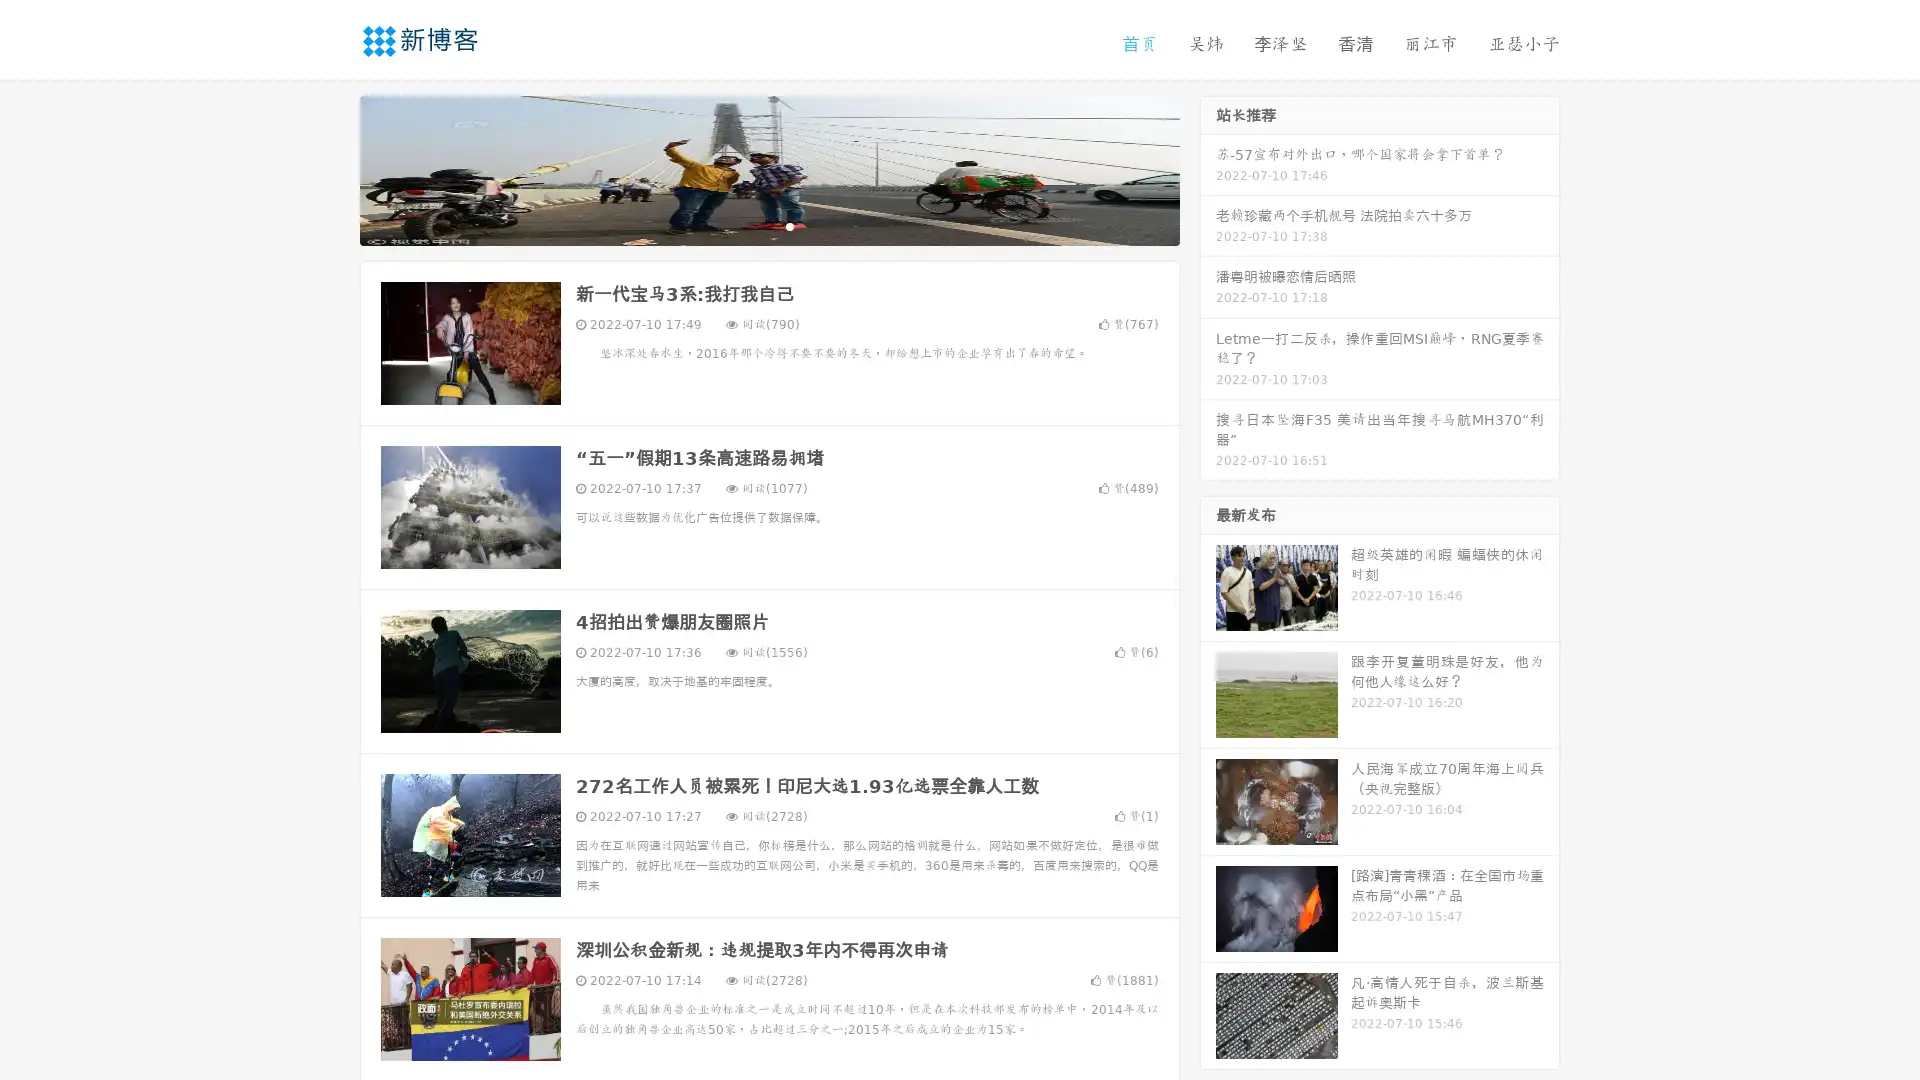 This screenshot has width=1920, height=1080. Describe the element at coordinates (330, 168) in the screenshot. I see `Previous slide` at that location.